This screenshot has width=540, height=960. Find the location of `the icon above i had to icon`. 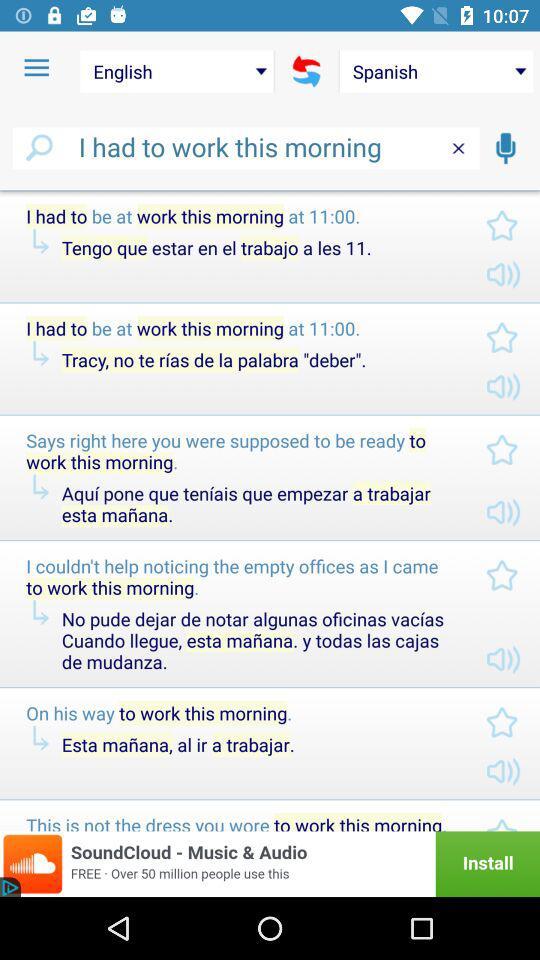

the icon above i had to icon is located at coordinates (36, 68).